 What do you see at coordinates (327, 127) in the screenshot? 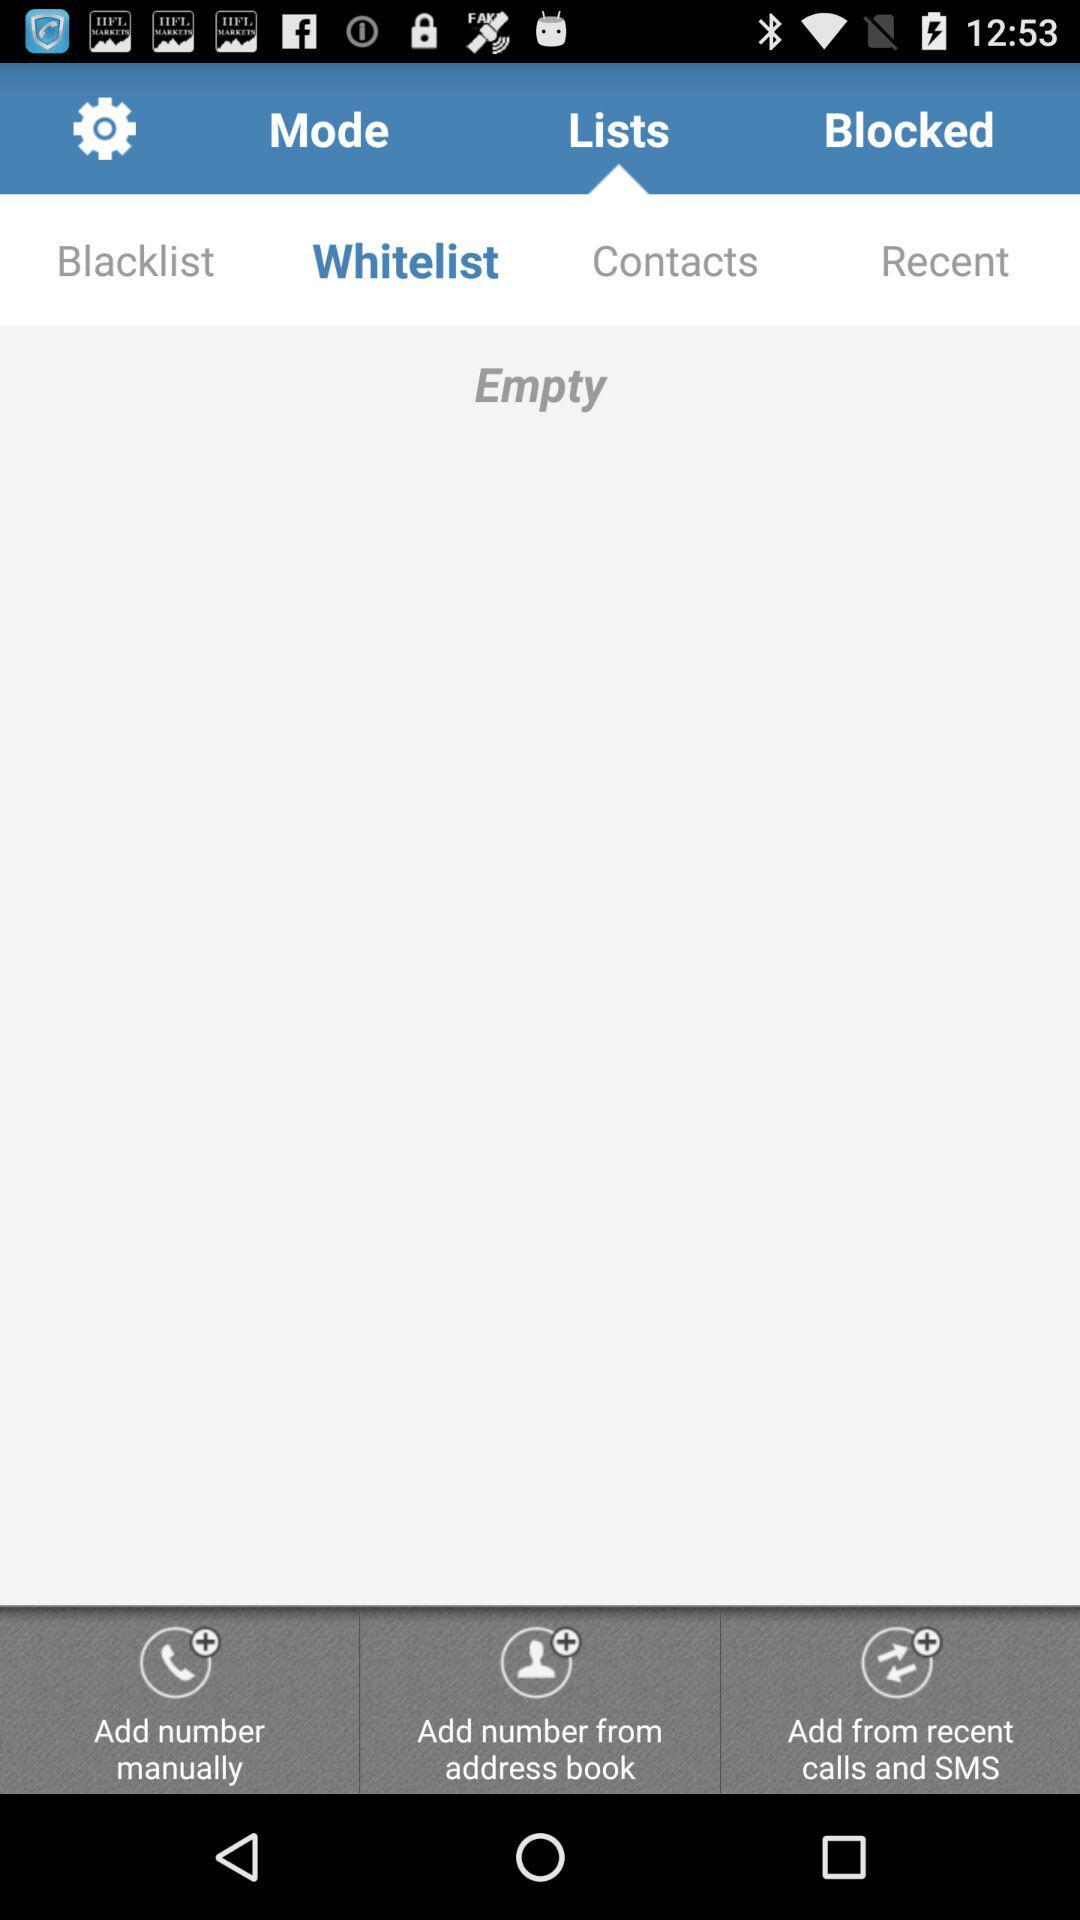
I see `mode app` at bounding box center [327, 127].